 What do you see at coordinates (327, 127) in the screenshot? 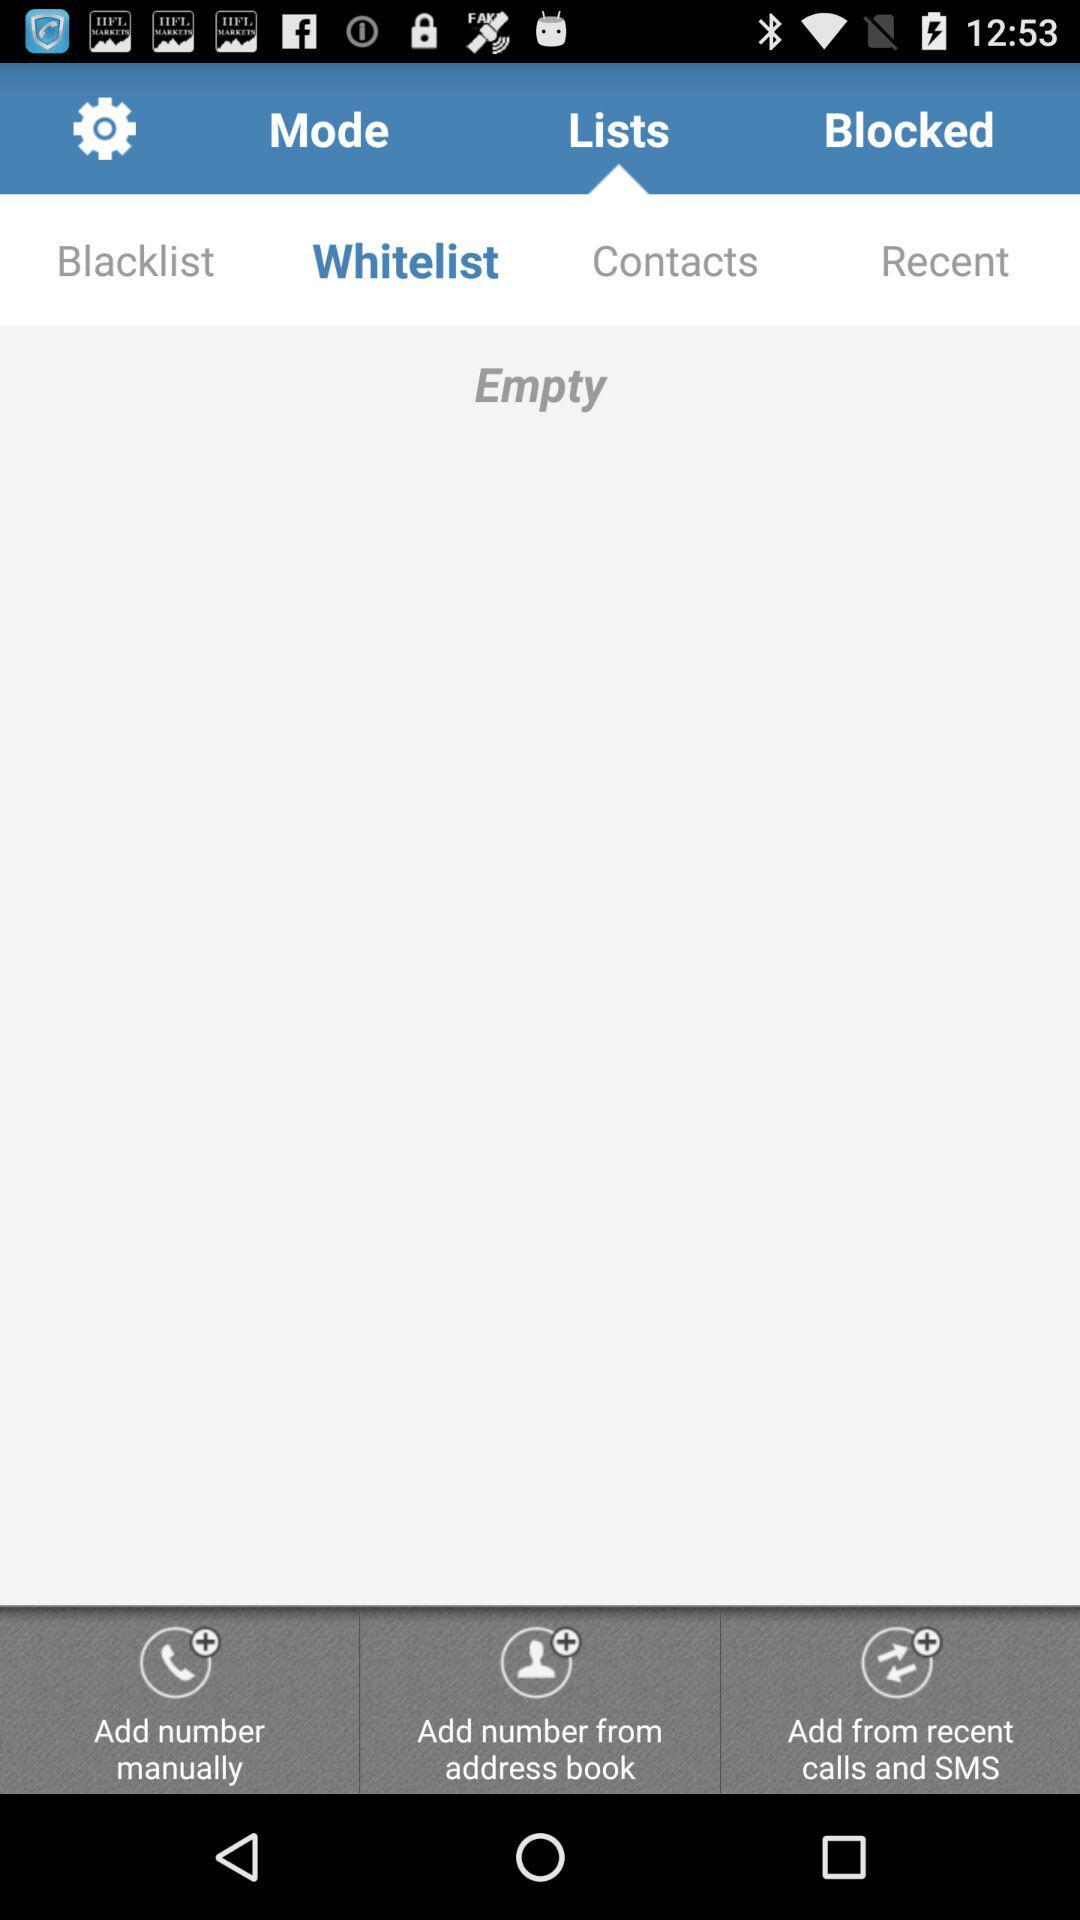
I see `mode app` at bounding box center [327, 127].